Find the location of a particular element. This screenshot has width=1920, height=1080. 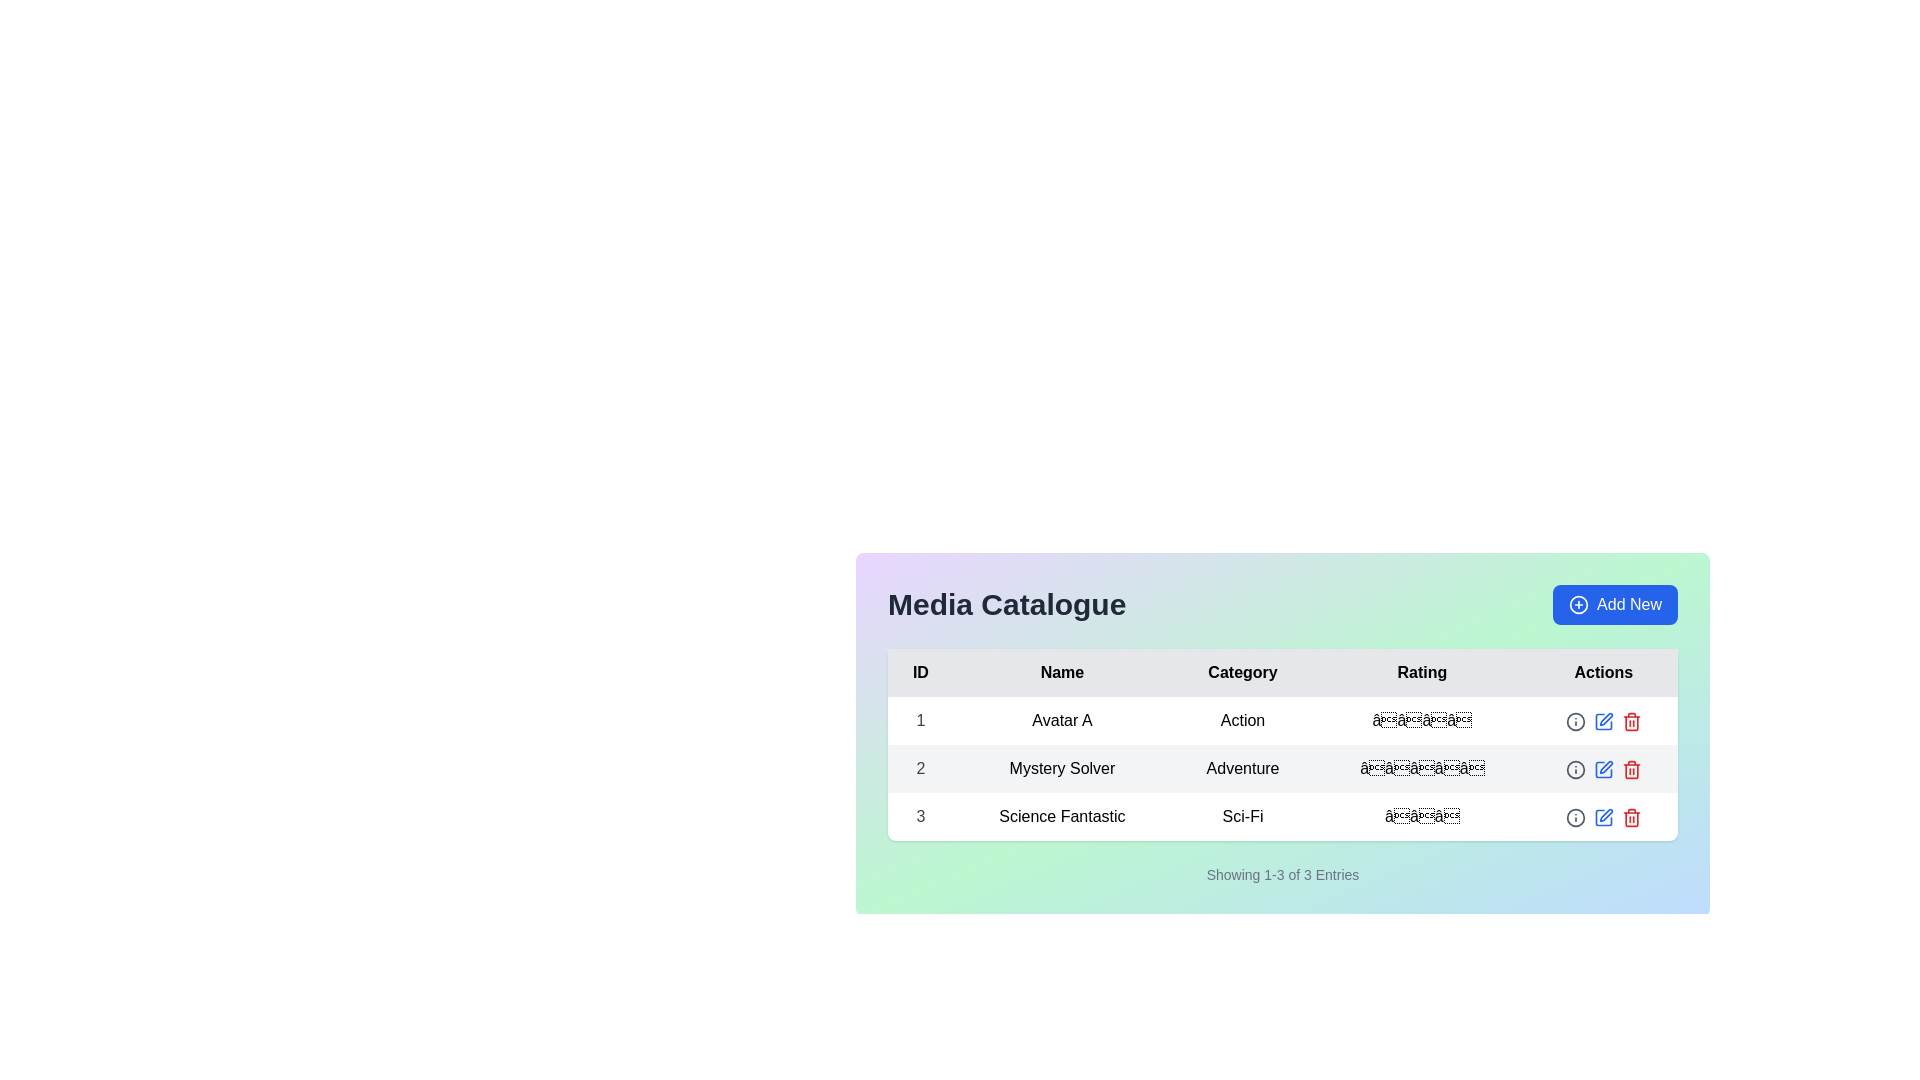

the circular graphic within the SVG icon located in the 'Actions' column of the first row of the table, adjacent to the 'Rating' column for visual information is located at coordinates (1574, 721).